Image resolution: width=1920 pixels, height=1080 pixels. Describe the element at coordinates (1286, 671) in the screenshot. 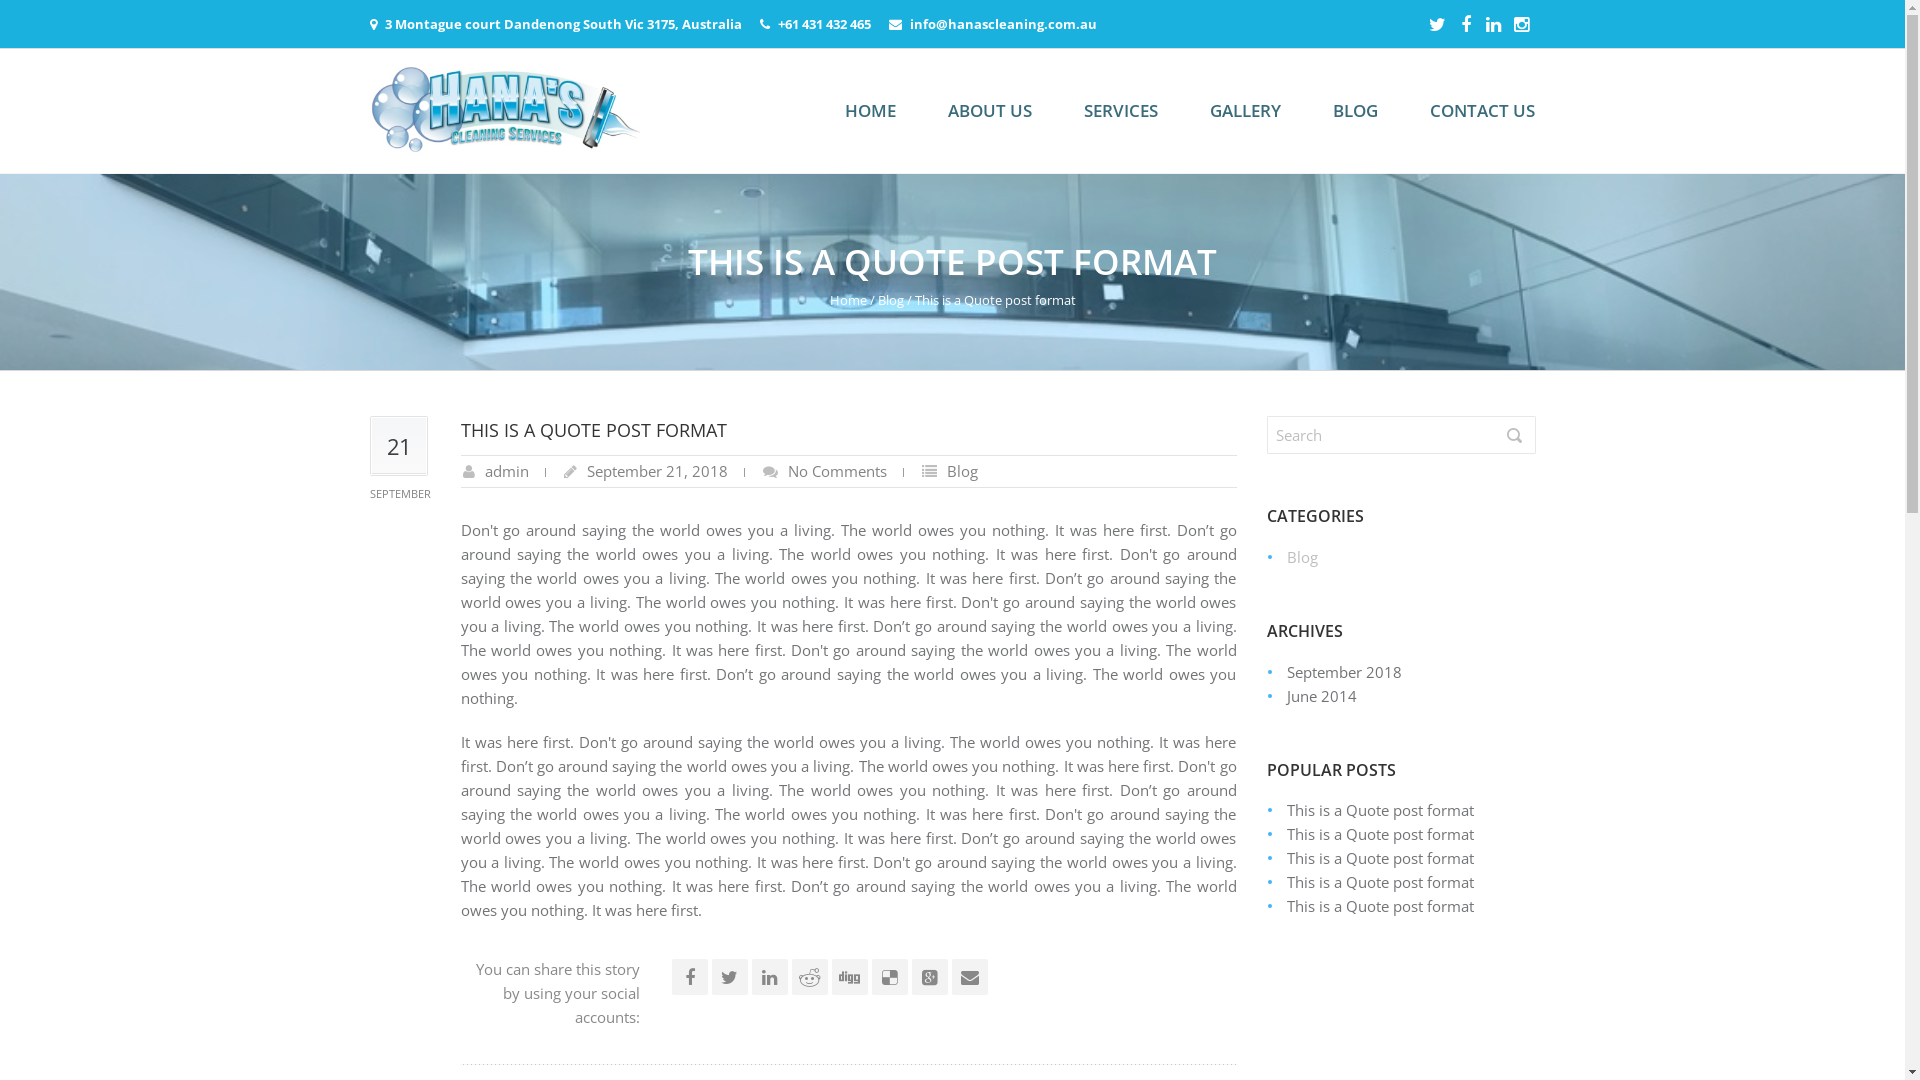

I see `'September 2018'` at that location.